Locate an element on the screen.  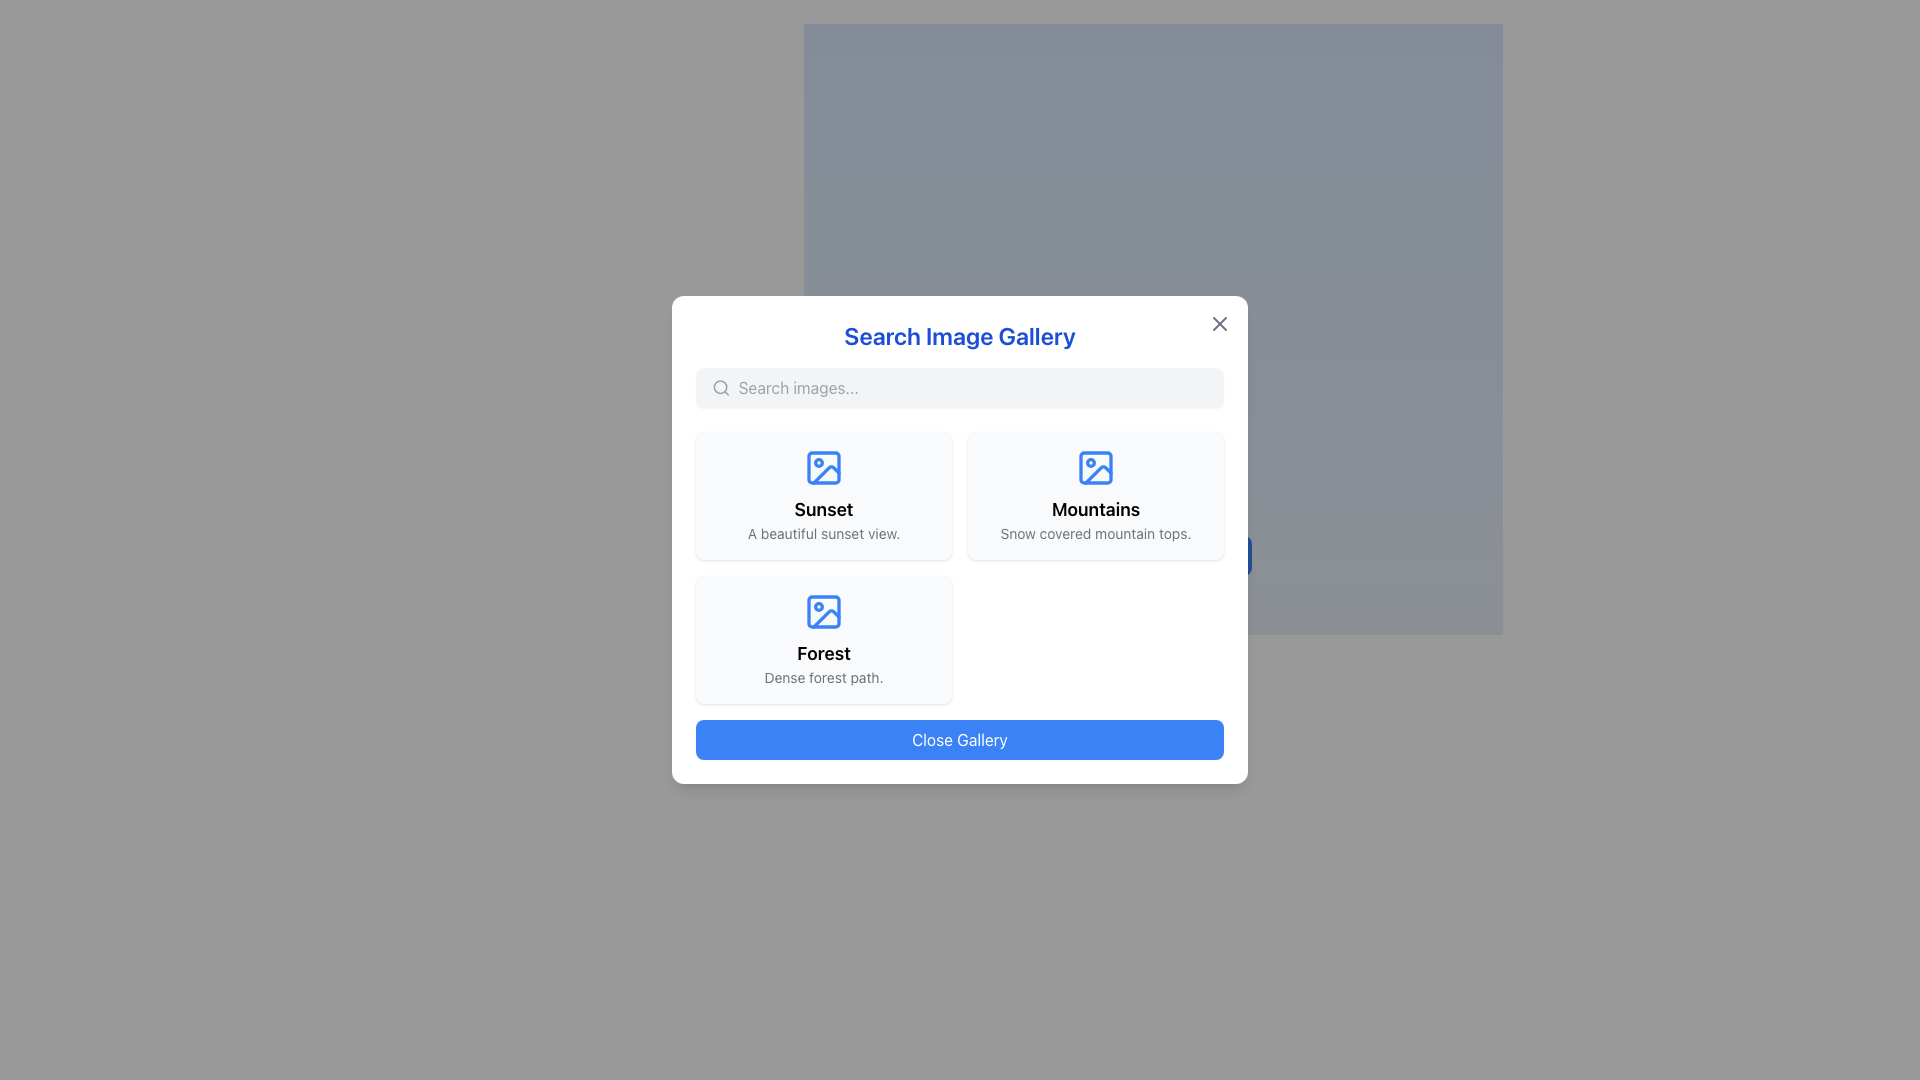
the circular body of the magnifying glass icon located in the top left corner of the search bar in the 'Search Image Gallery' modal is located at coordinates (720, 387).